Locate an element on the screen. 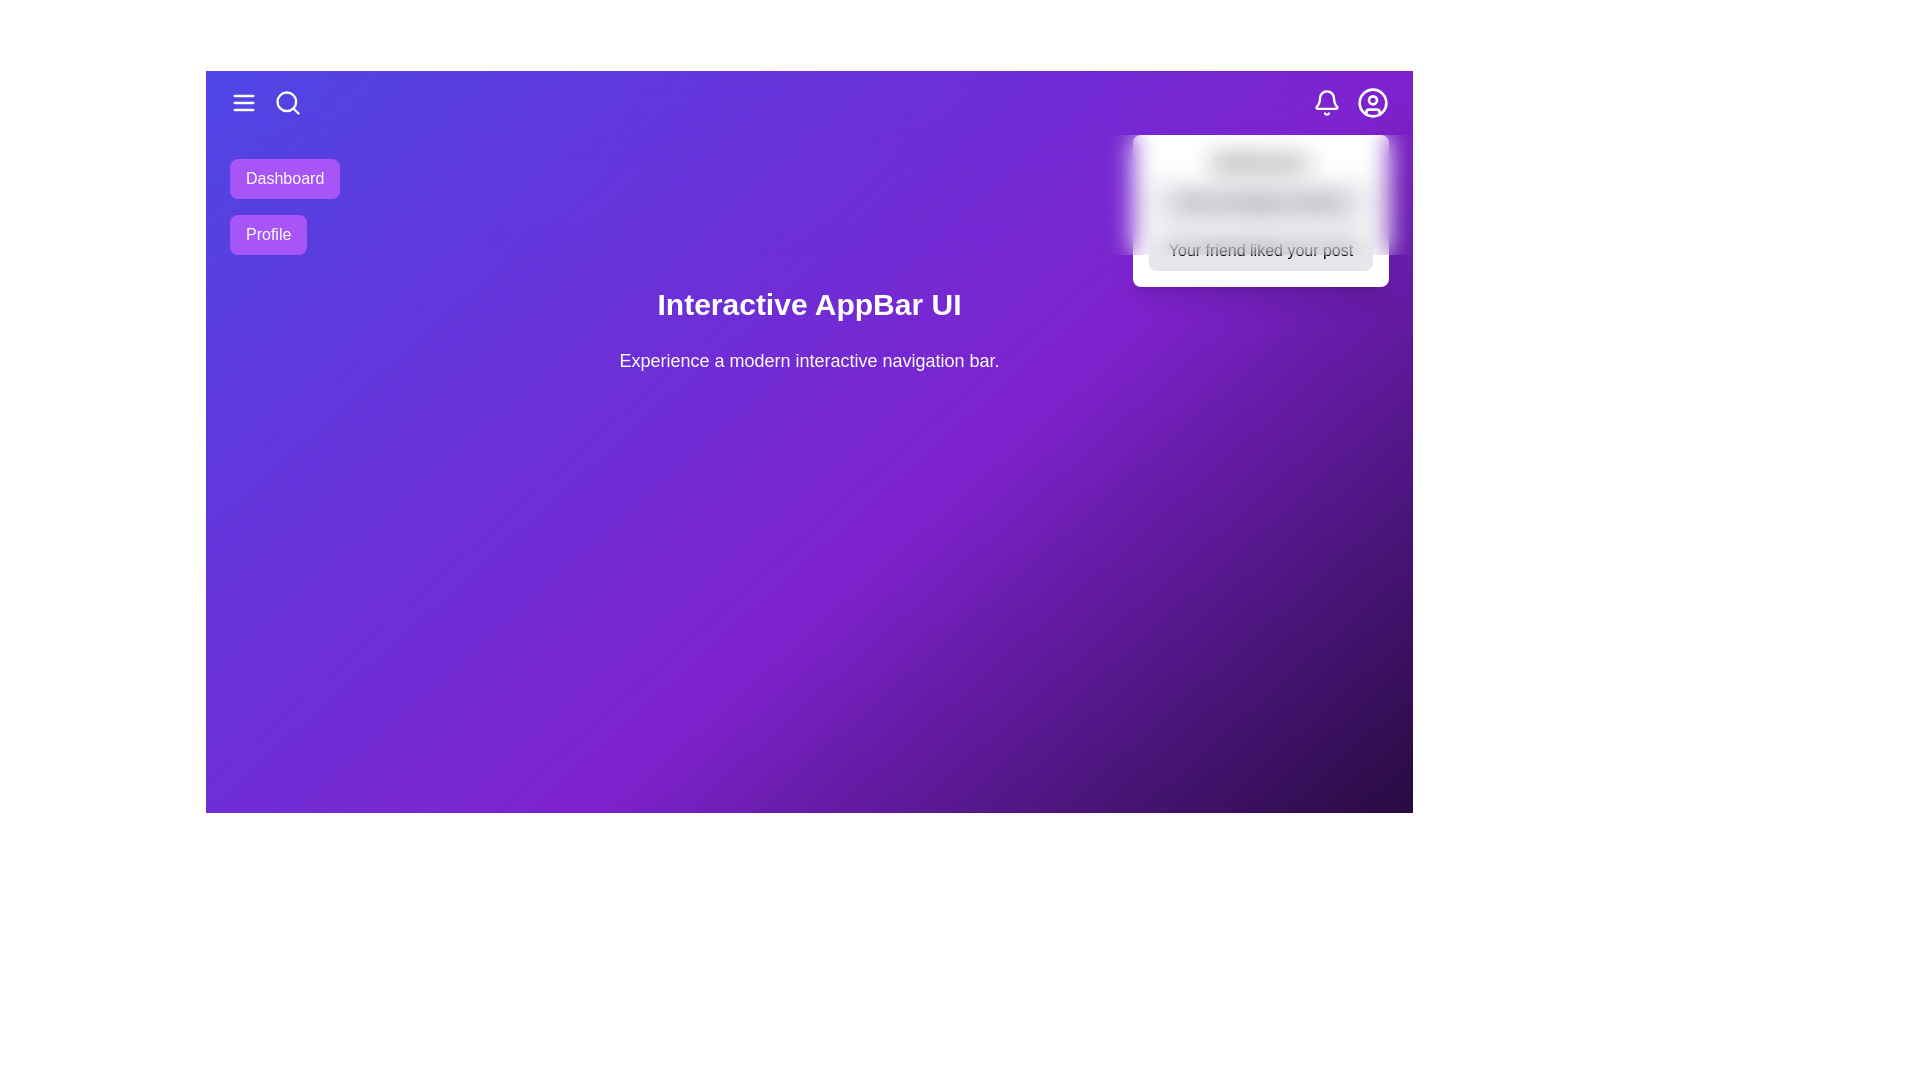 This screenshot has width=1920, height=1080. the menu icon to toggle the menu visibility is located at coordinates (243, 103).